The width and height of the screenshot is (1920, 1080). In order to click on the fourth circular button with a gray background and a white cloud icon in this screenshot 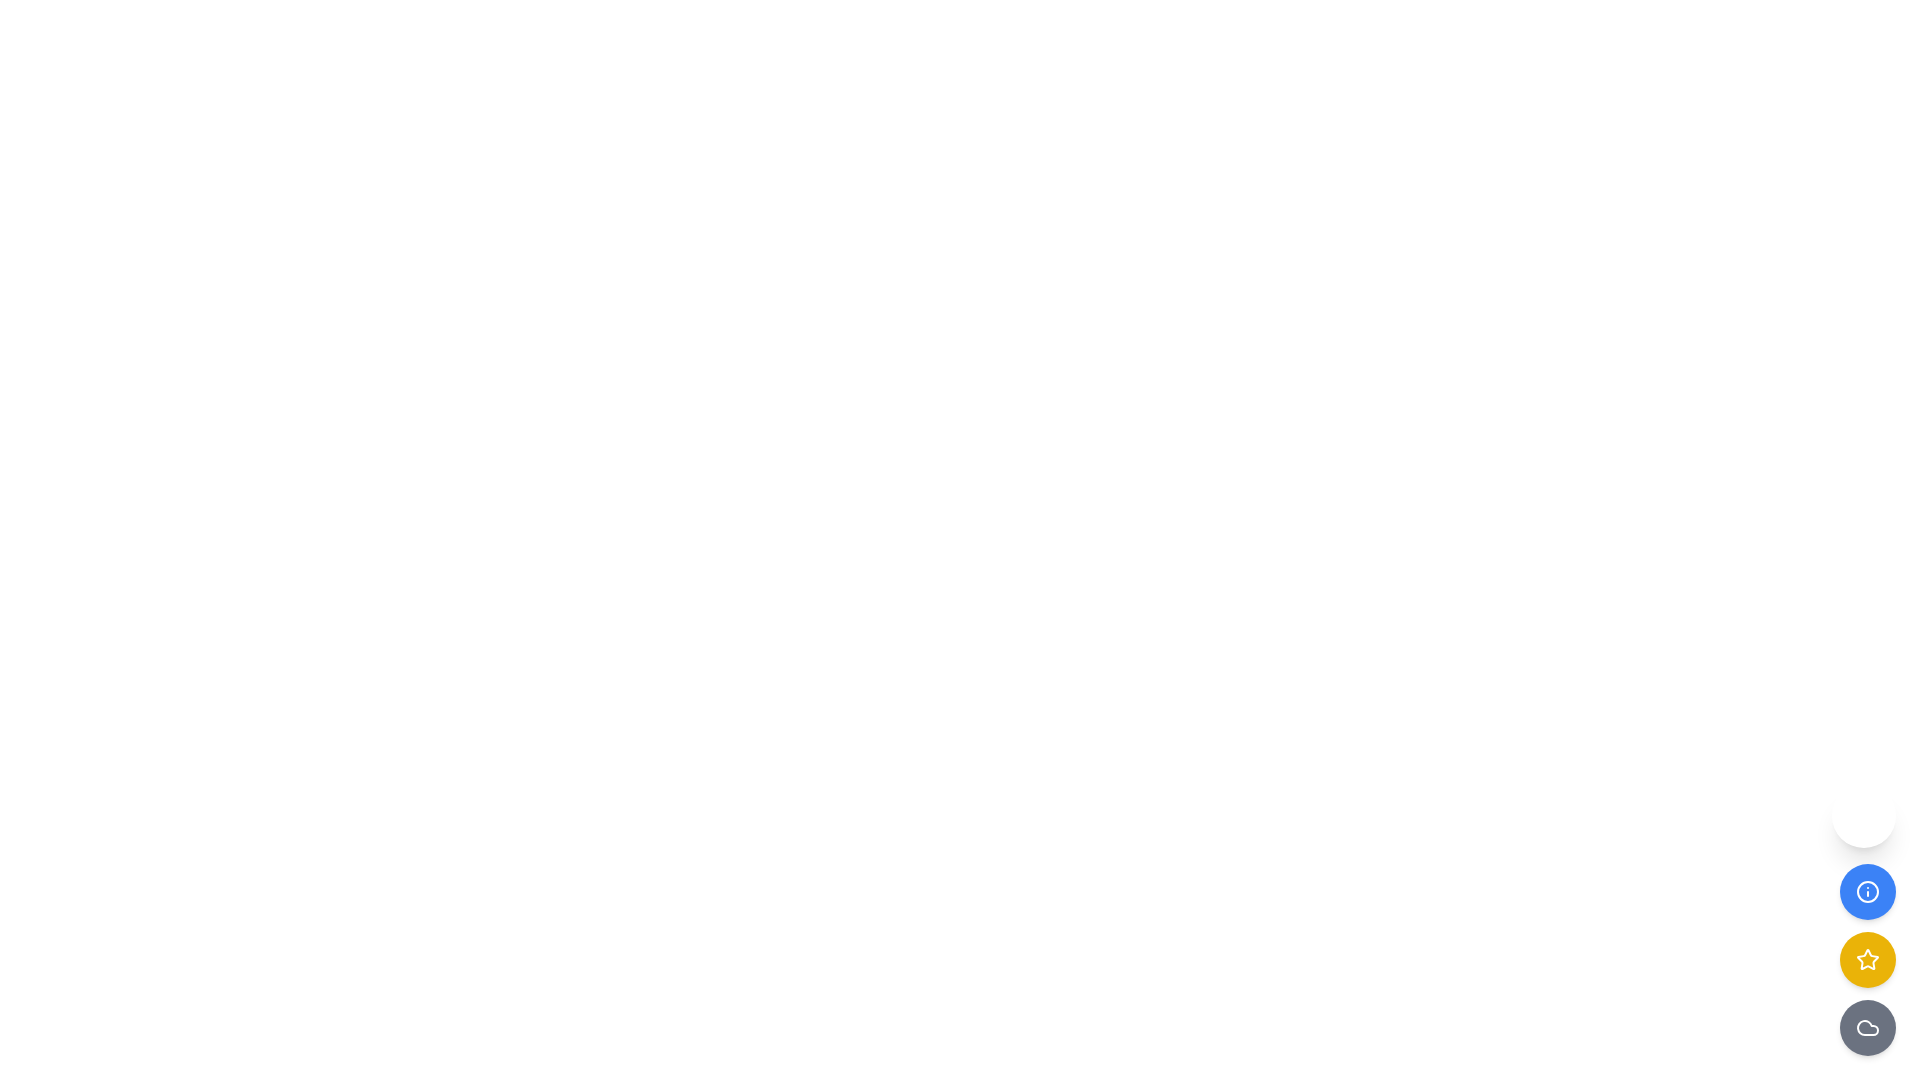, I will do `click(1866, 1028)`.